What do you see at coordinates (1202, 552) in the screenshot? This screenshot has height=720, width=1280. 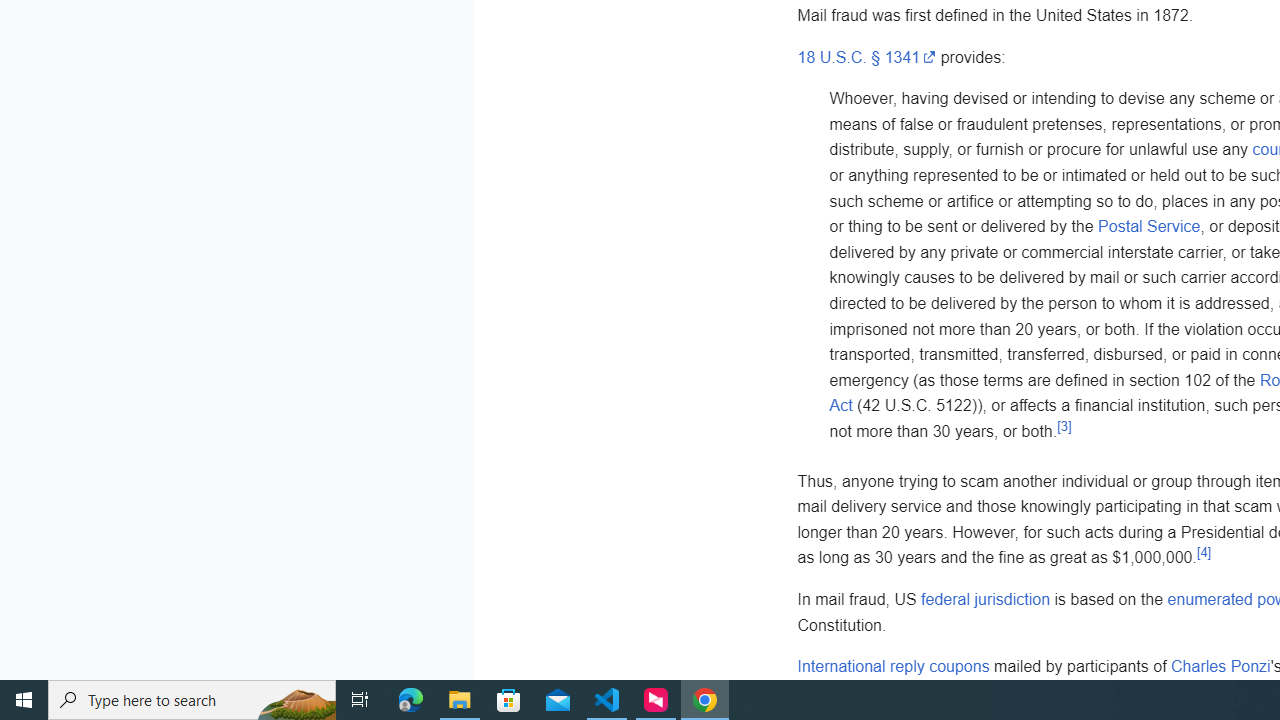 I see `'[4]'` at bounding box center [1202, 552].